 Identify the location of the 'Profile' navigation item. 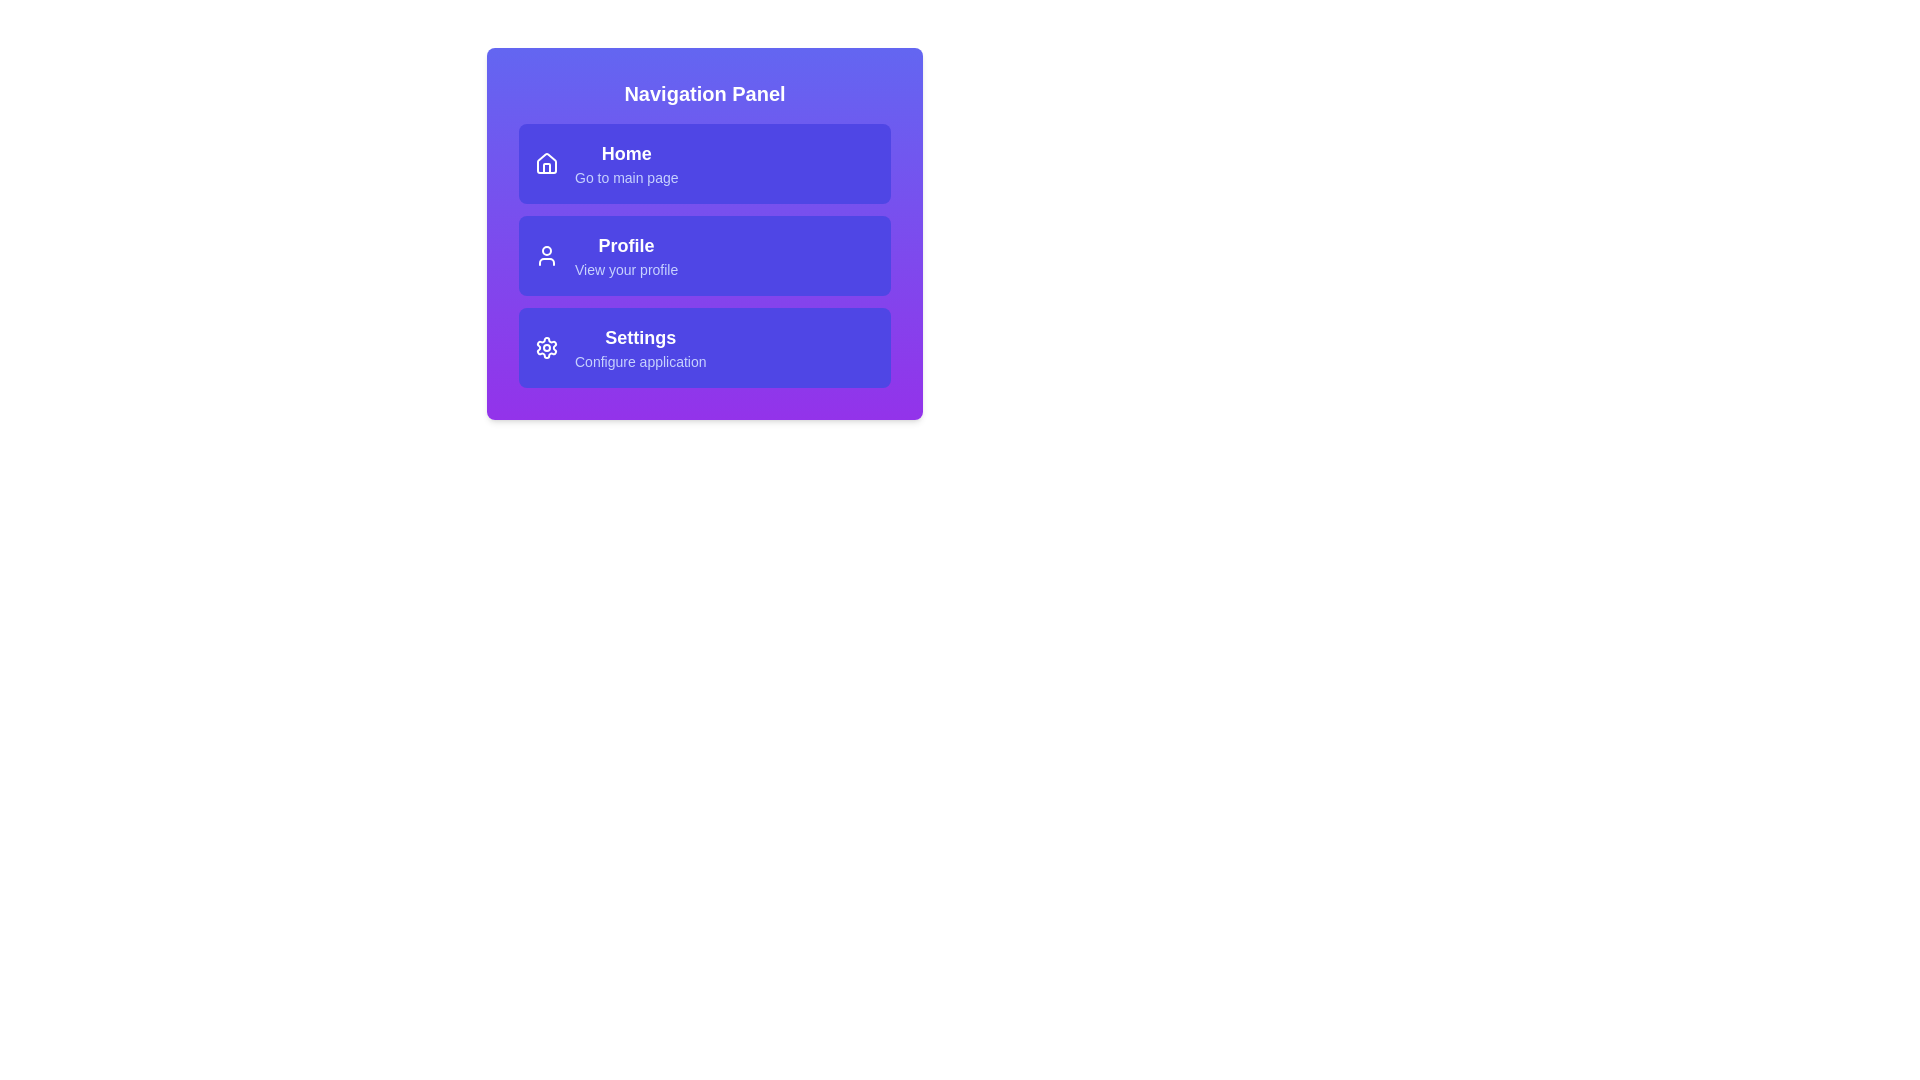
(705, 254).